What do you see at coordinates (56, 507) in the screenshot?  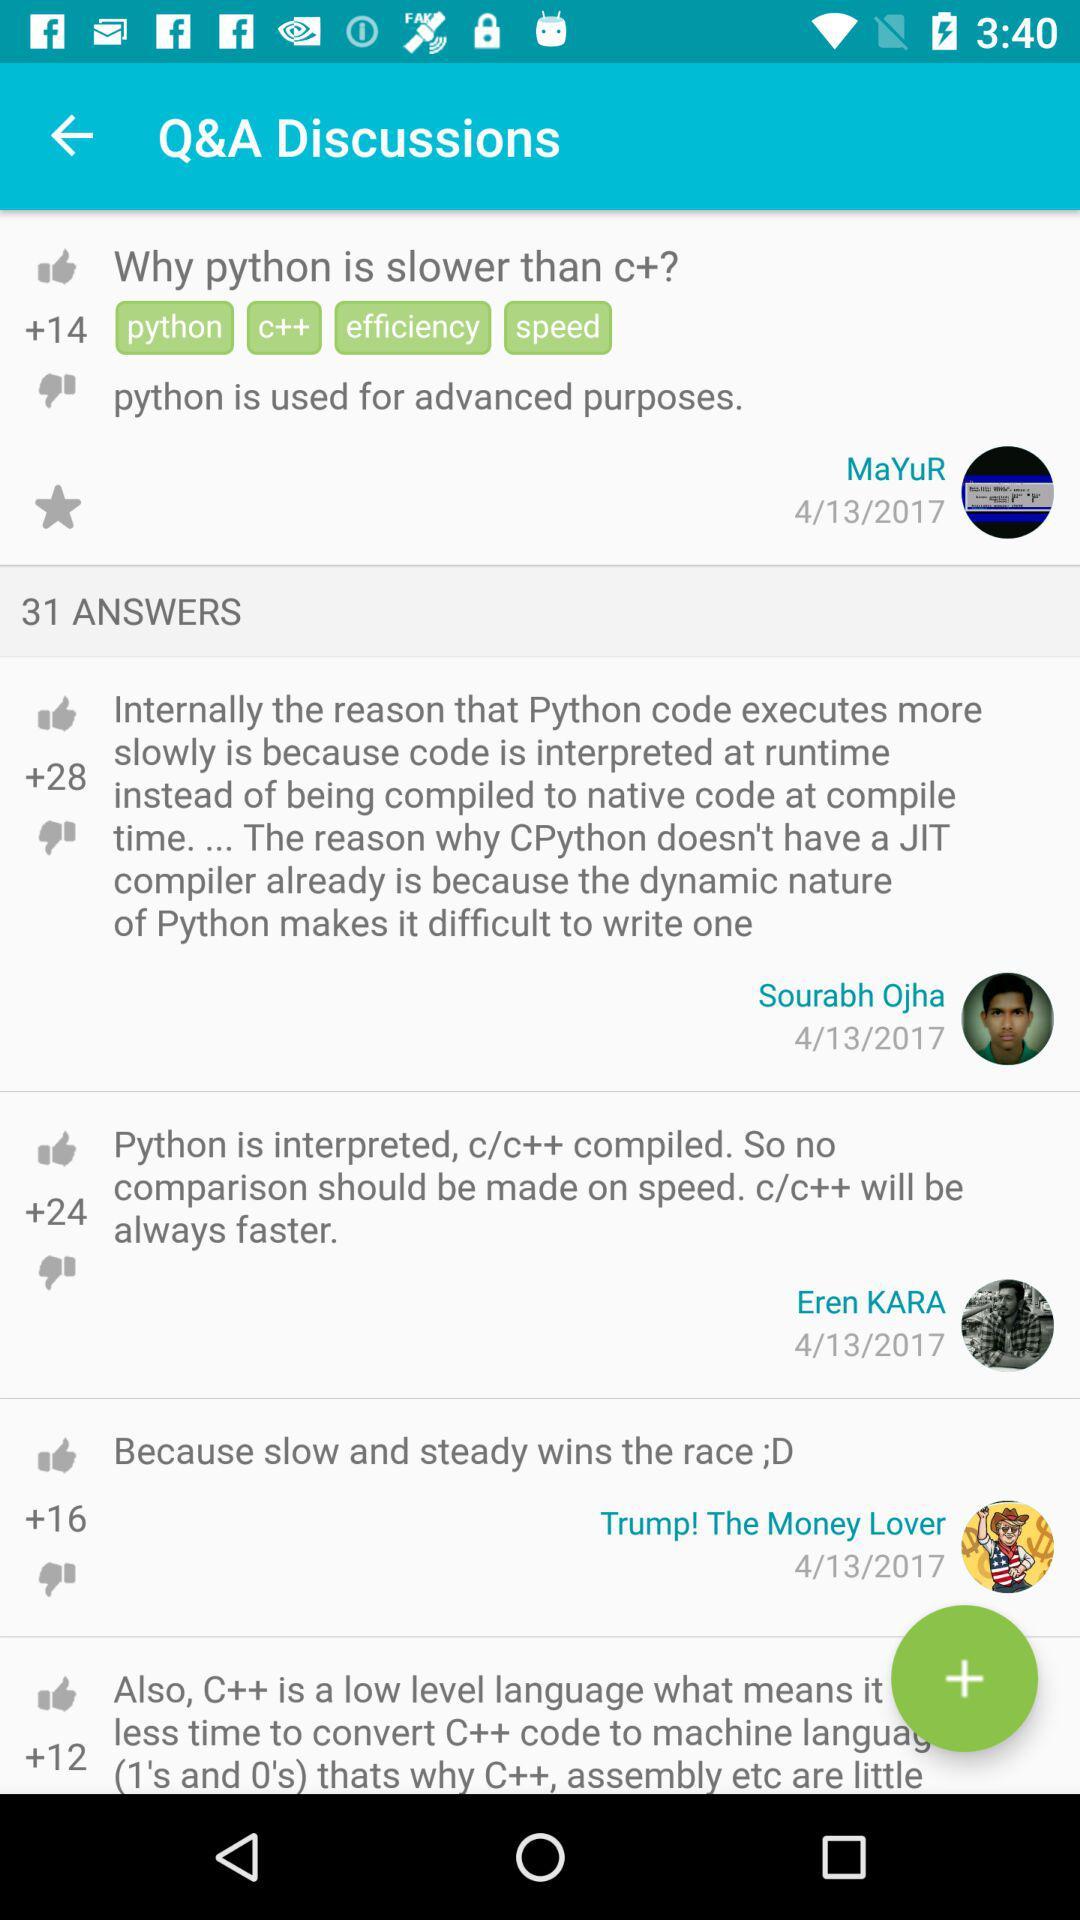 I see `he can activate the simple voice command` at bounding box center [56, 507].